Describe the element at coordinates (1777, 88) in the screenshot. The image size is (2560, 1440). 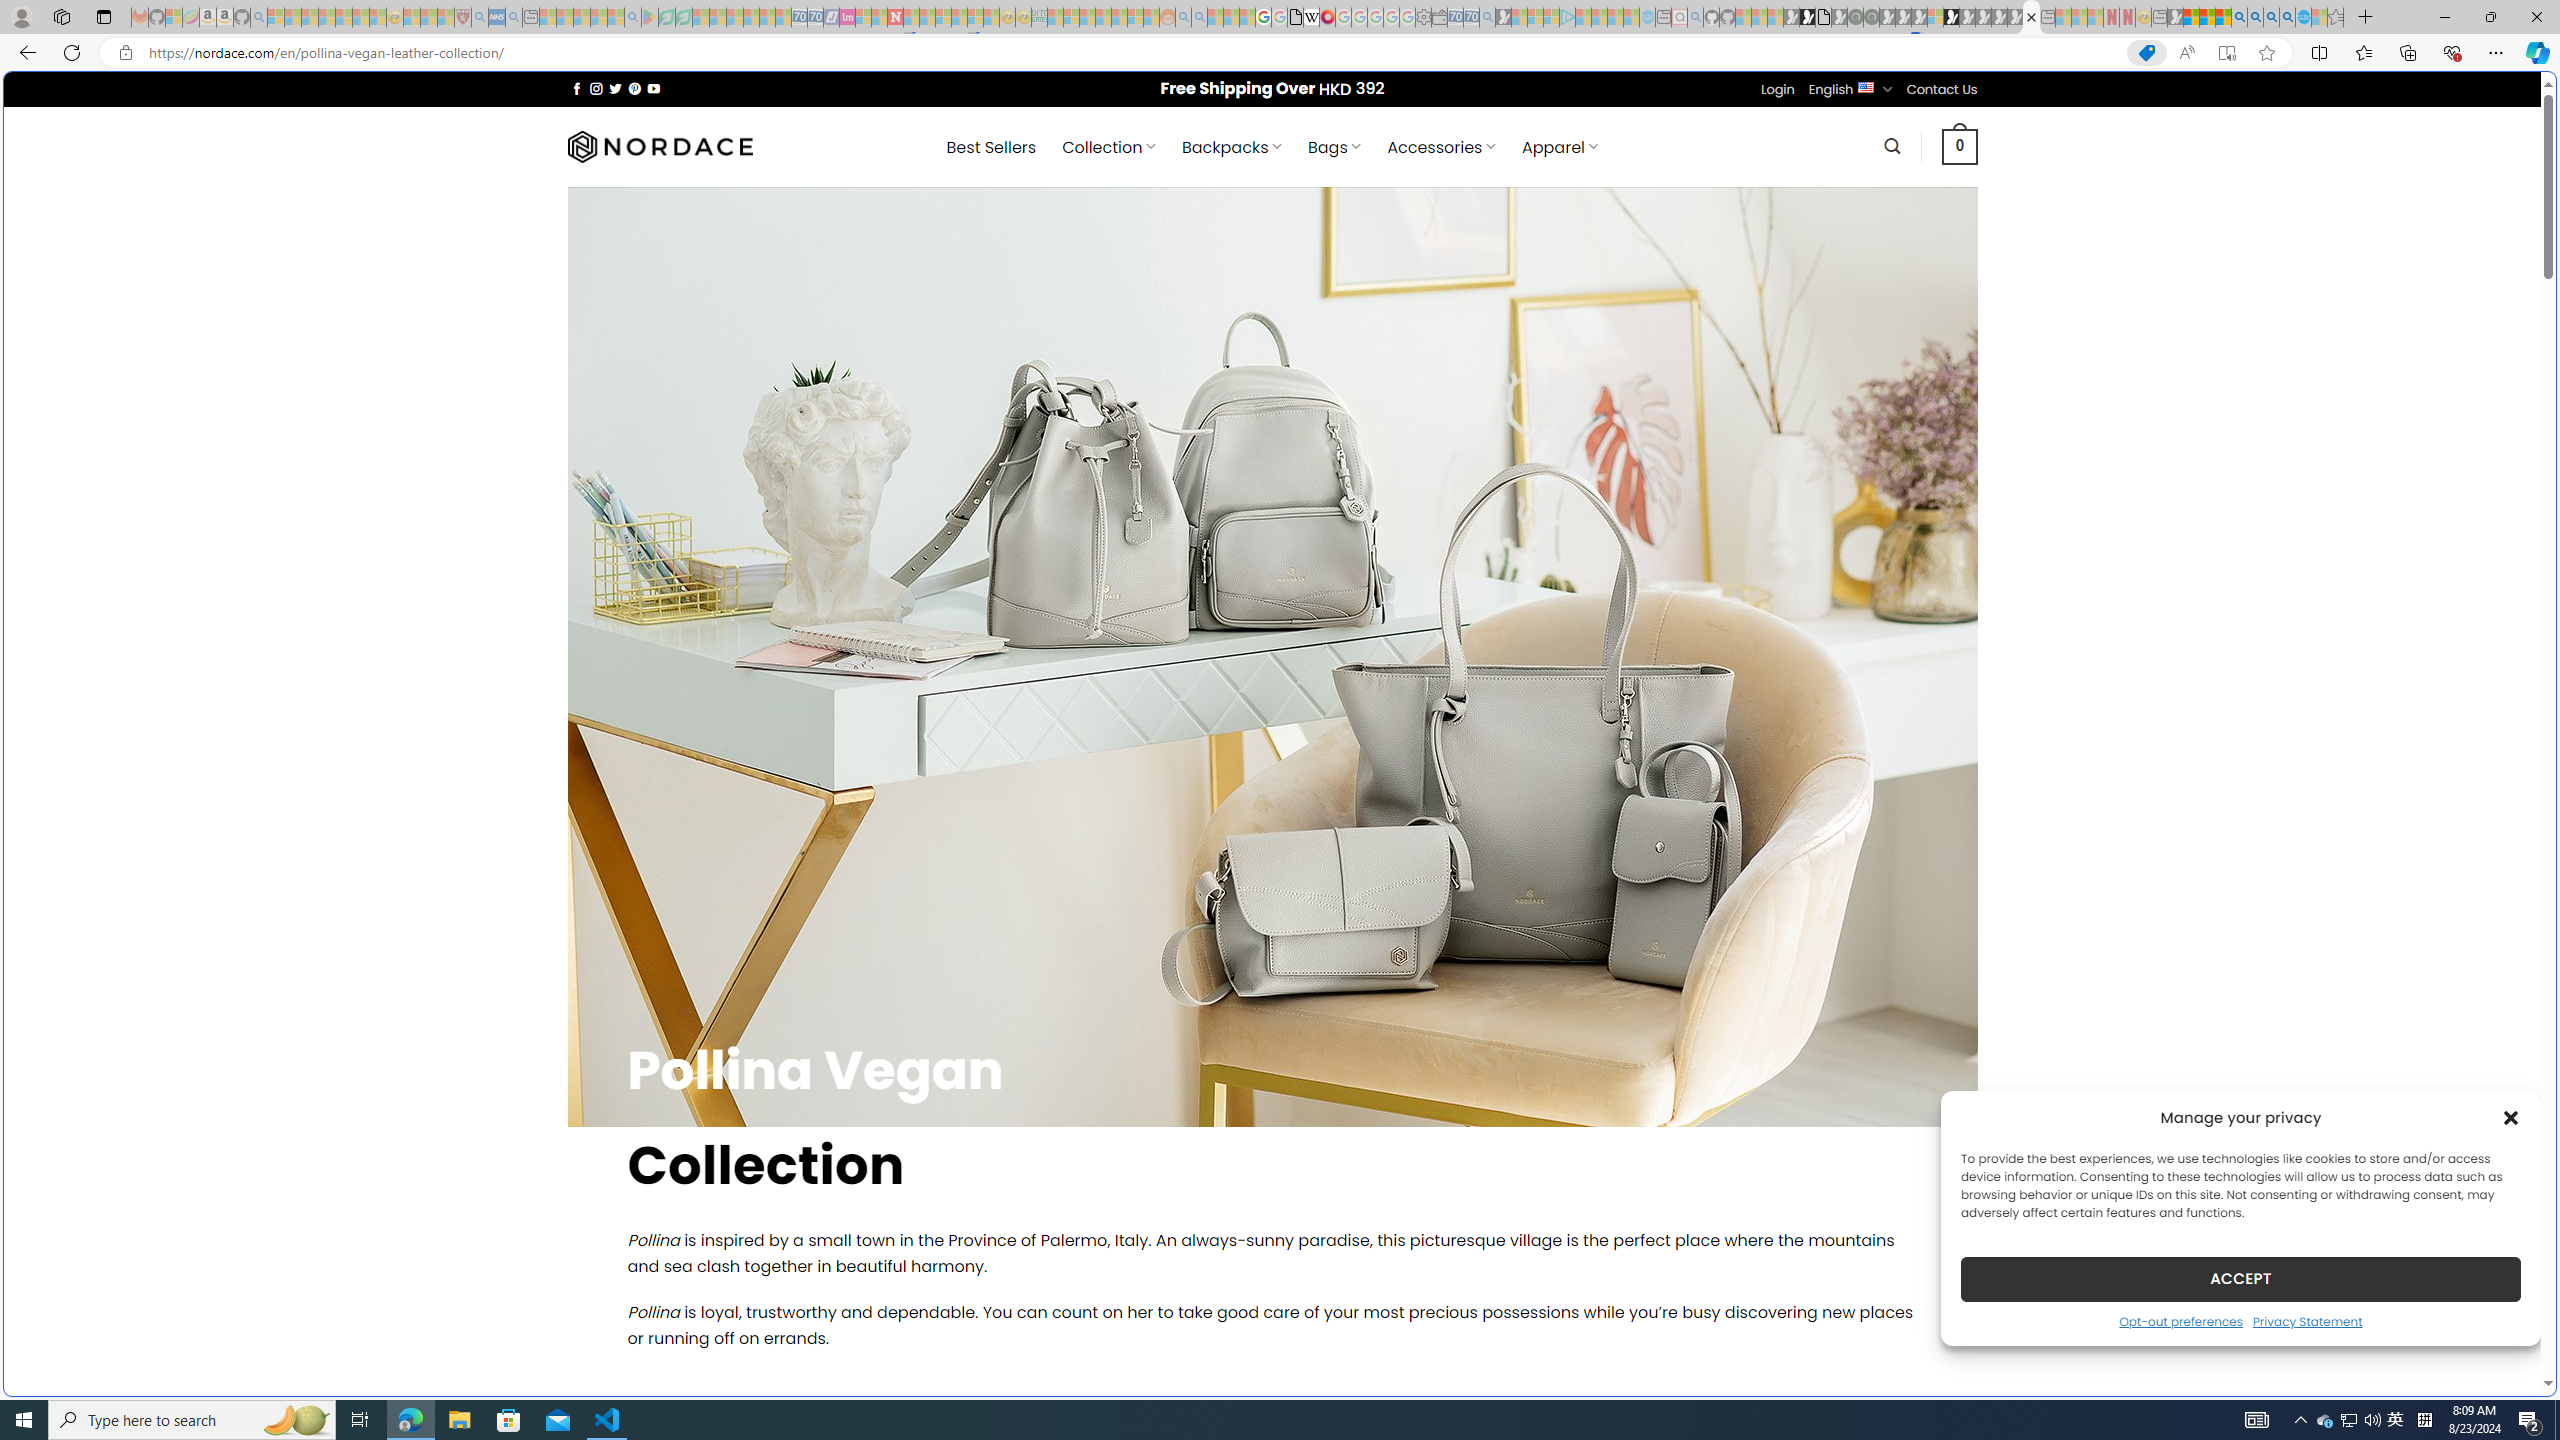
I see `'Login'` at that location.